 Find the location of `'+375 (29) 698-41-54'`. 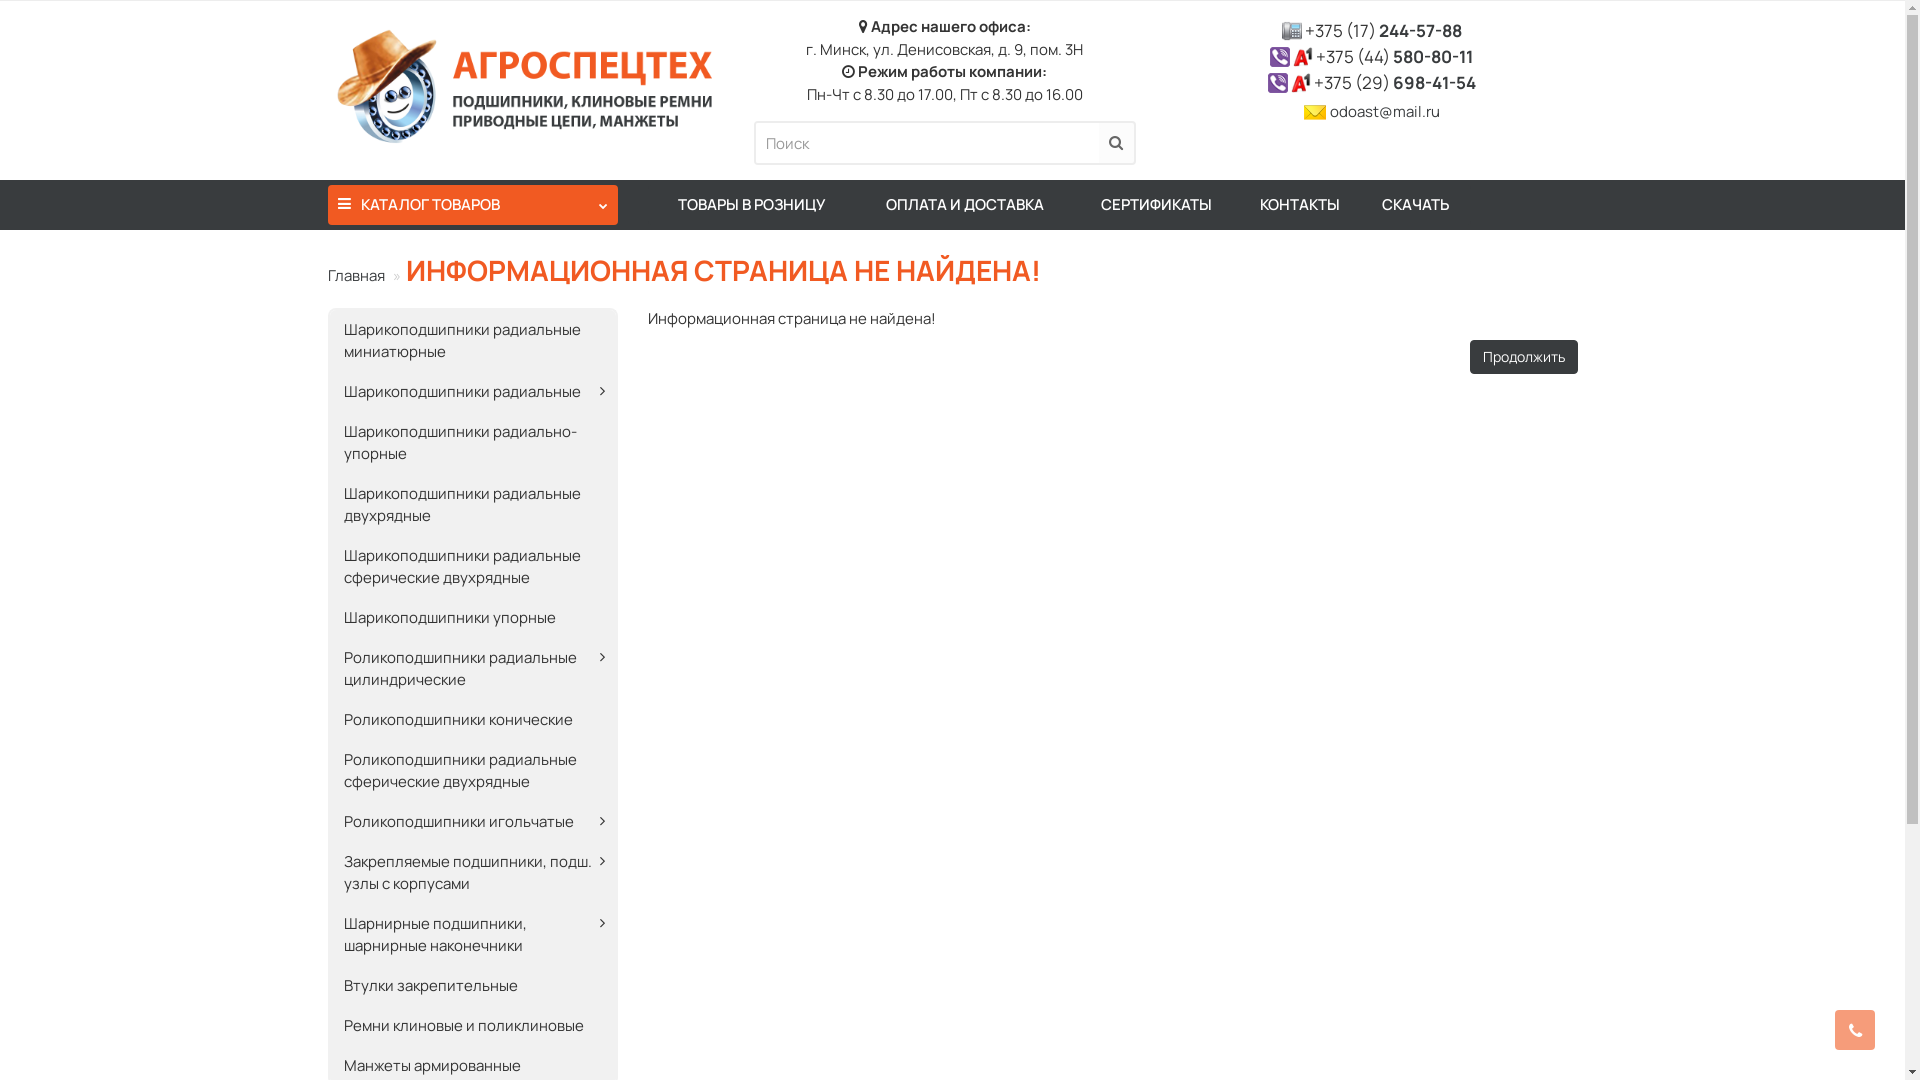

'+375 (29) 698-41-54' is located at coordinates (1394, 81).